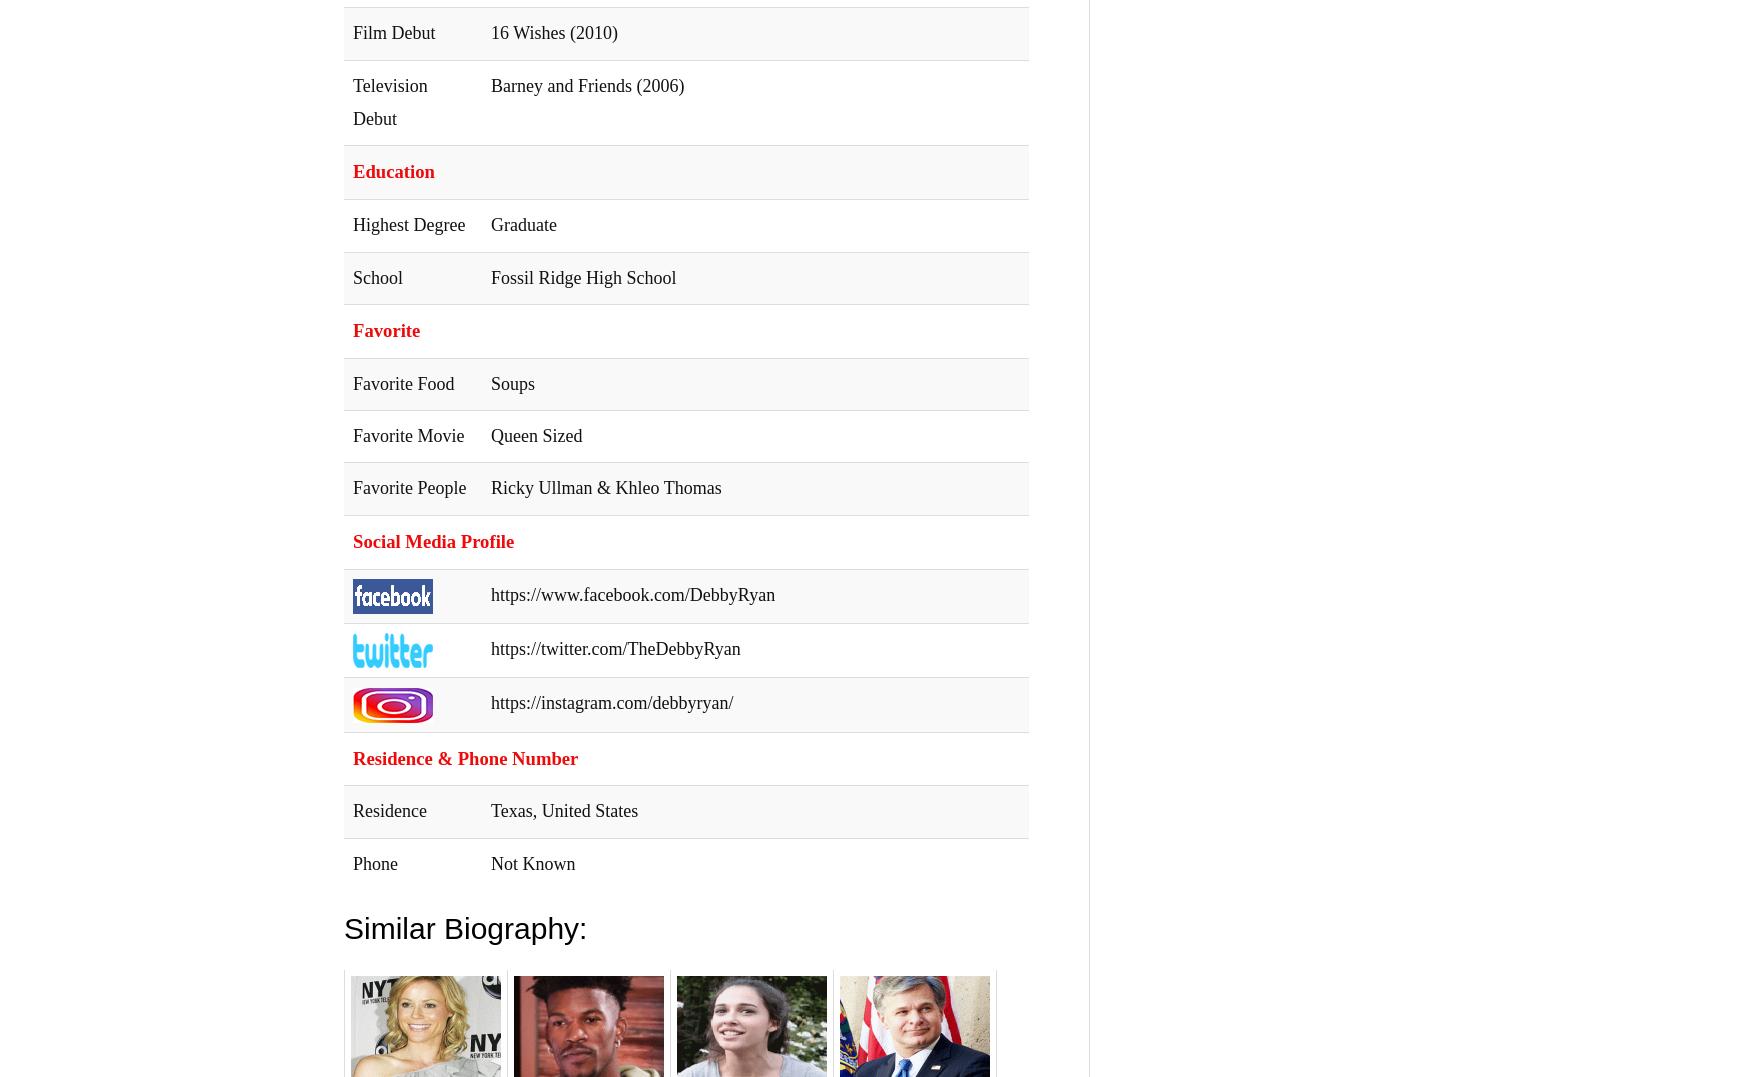 The height and width of the screenshot is (1077, 1753). Describe the element at coordinates (491, 592) in the screenshot. I see `'https://www.facebook.com/DebbyRyan'` at that location.